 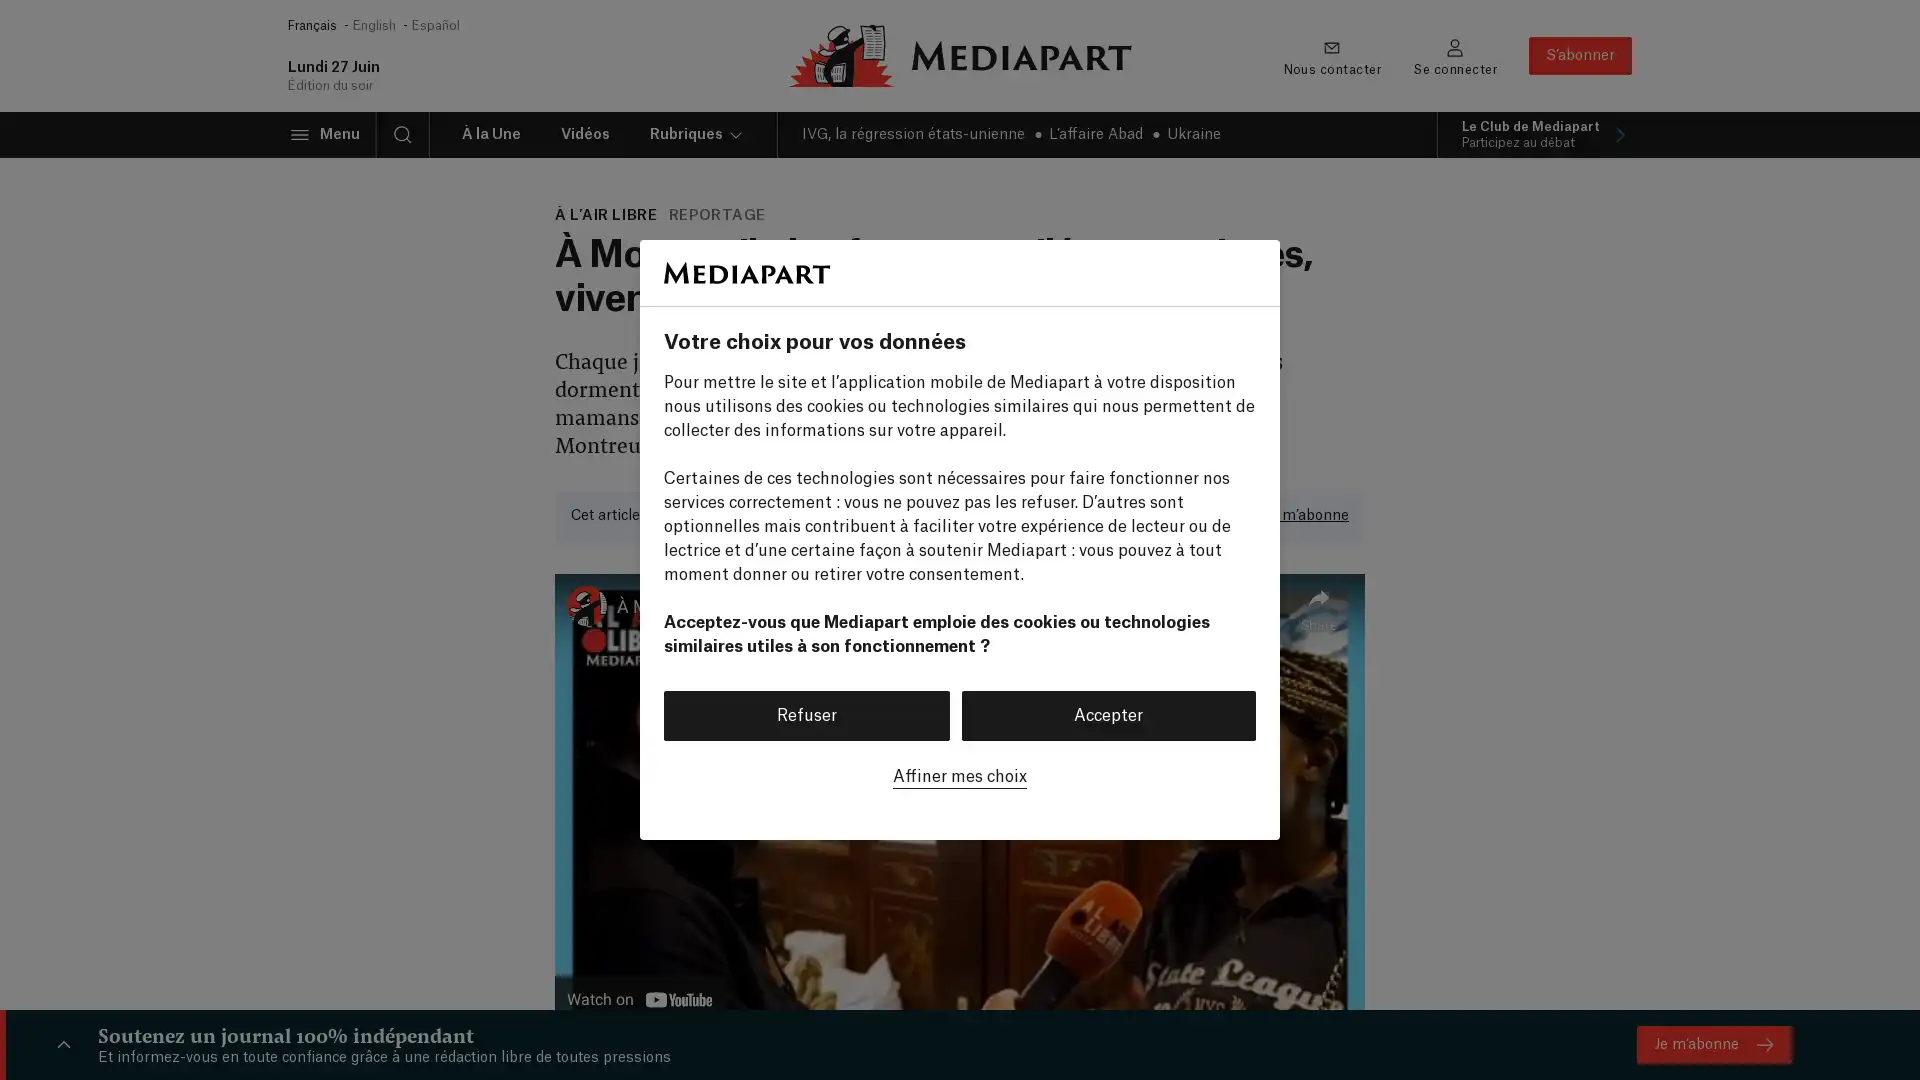 What do you see at coordinates (1107, 713) in the screenshot?
I see `Accepter` at bounding box center [1107, 713].